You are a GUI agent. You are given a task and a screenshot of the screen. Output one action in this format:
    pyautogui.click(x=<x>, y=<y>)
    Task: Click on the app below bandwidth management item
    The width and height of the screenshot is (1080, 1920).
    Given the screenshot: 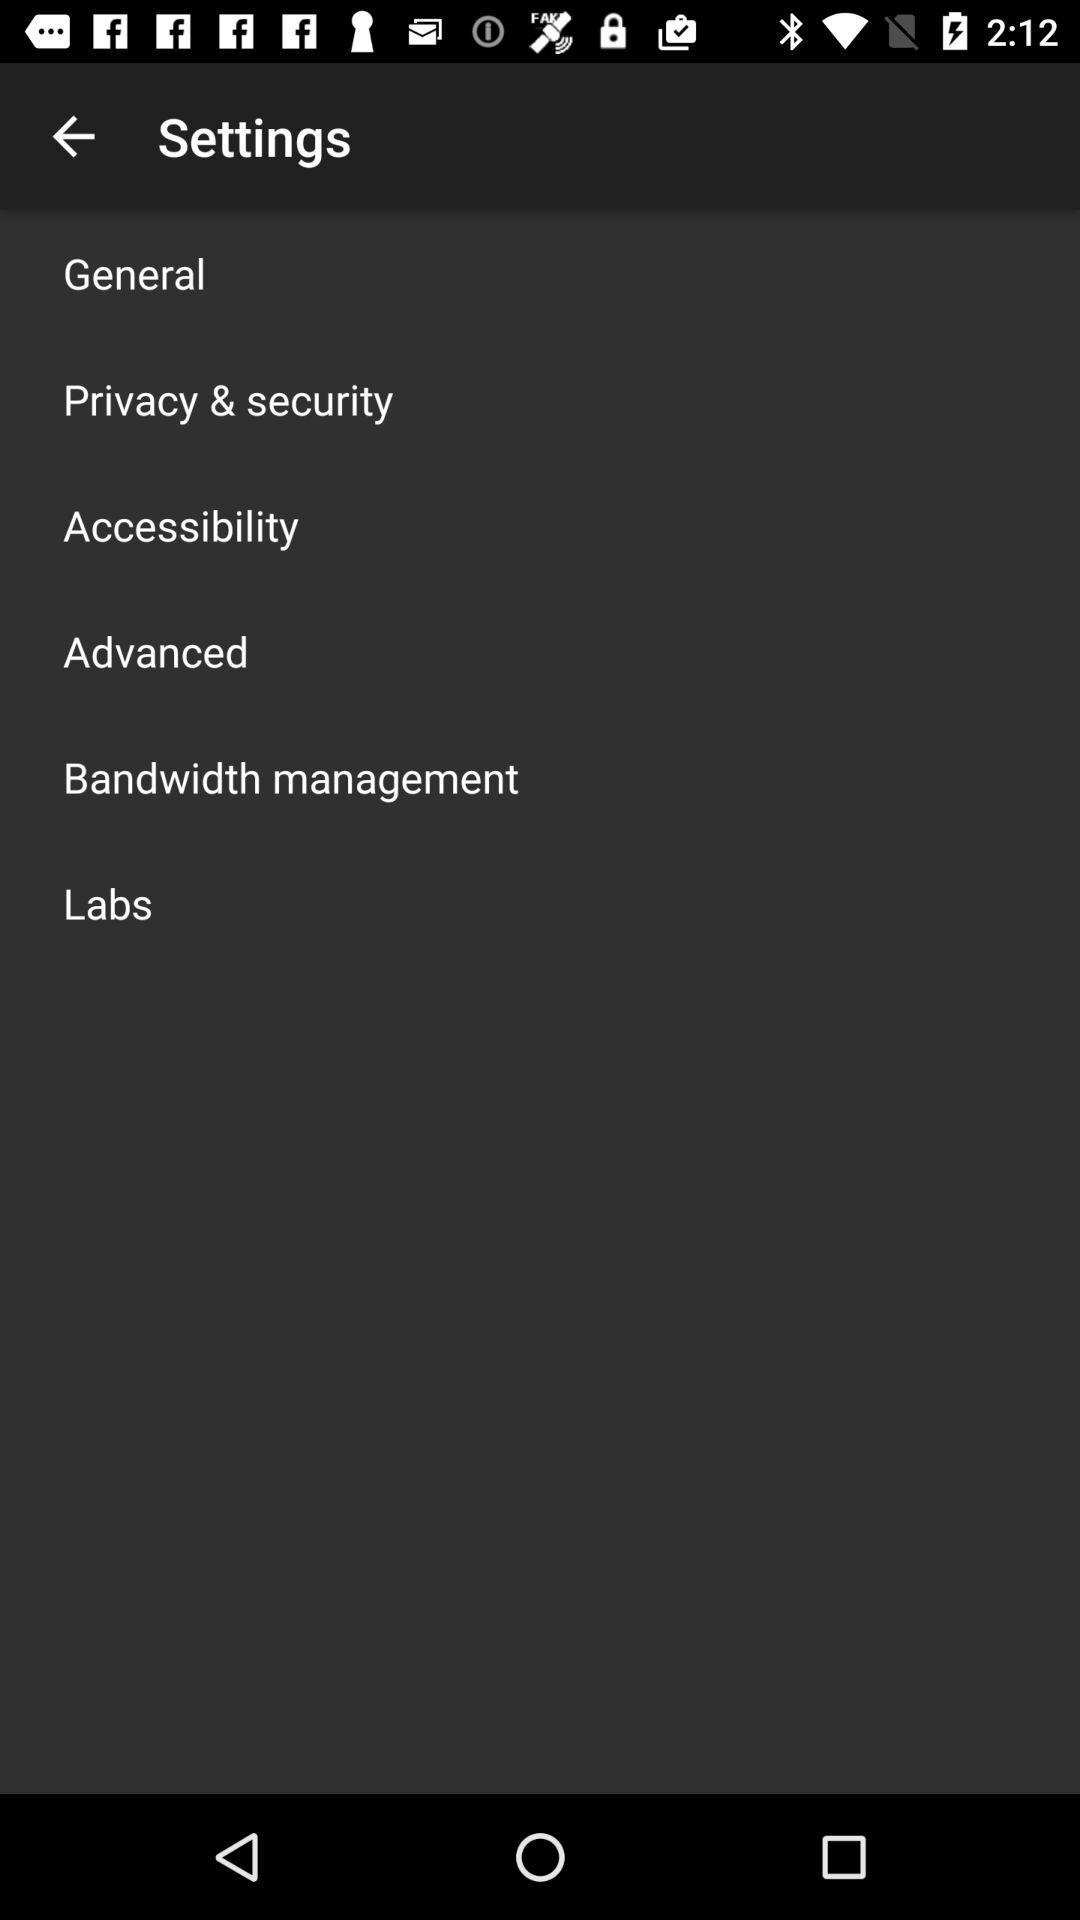 What is the action you would take?
    pyautogui.click(x=108, y=901)
    